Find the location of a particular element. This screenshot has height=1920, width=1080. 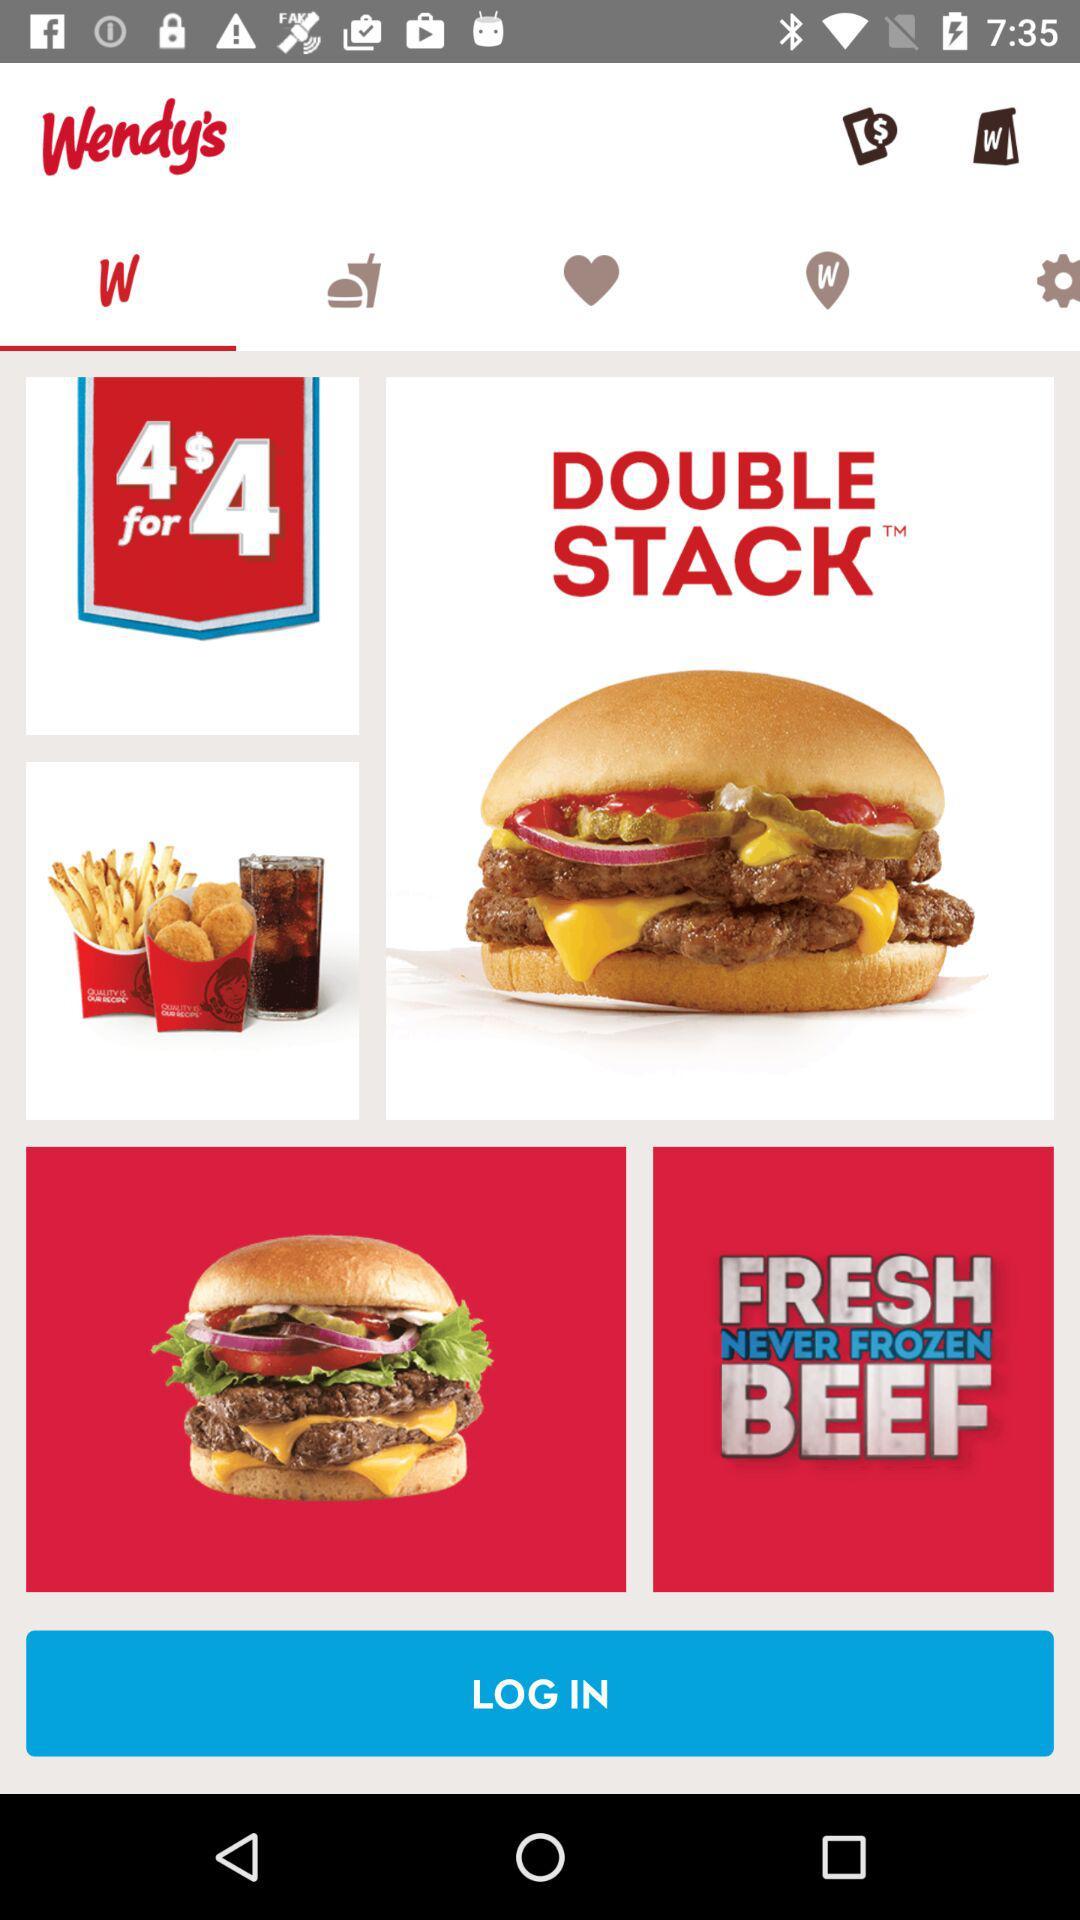

the icon at the bottom right corner is located at coordinates (853, 1368).